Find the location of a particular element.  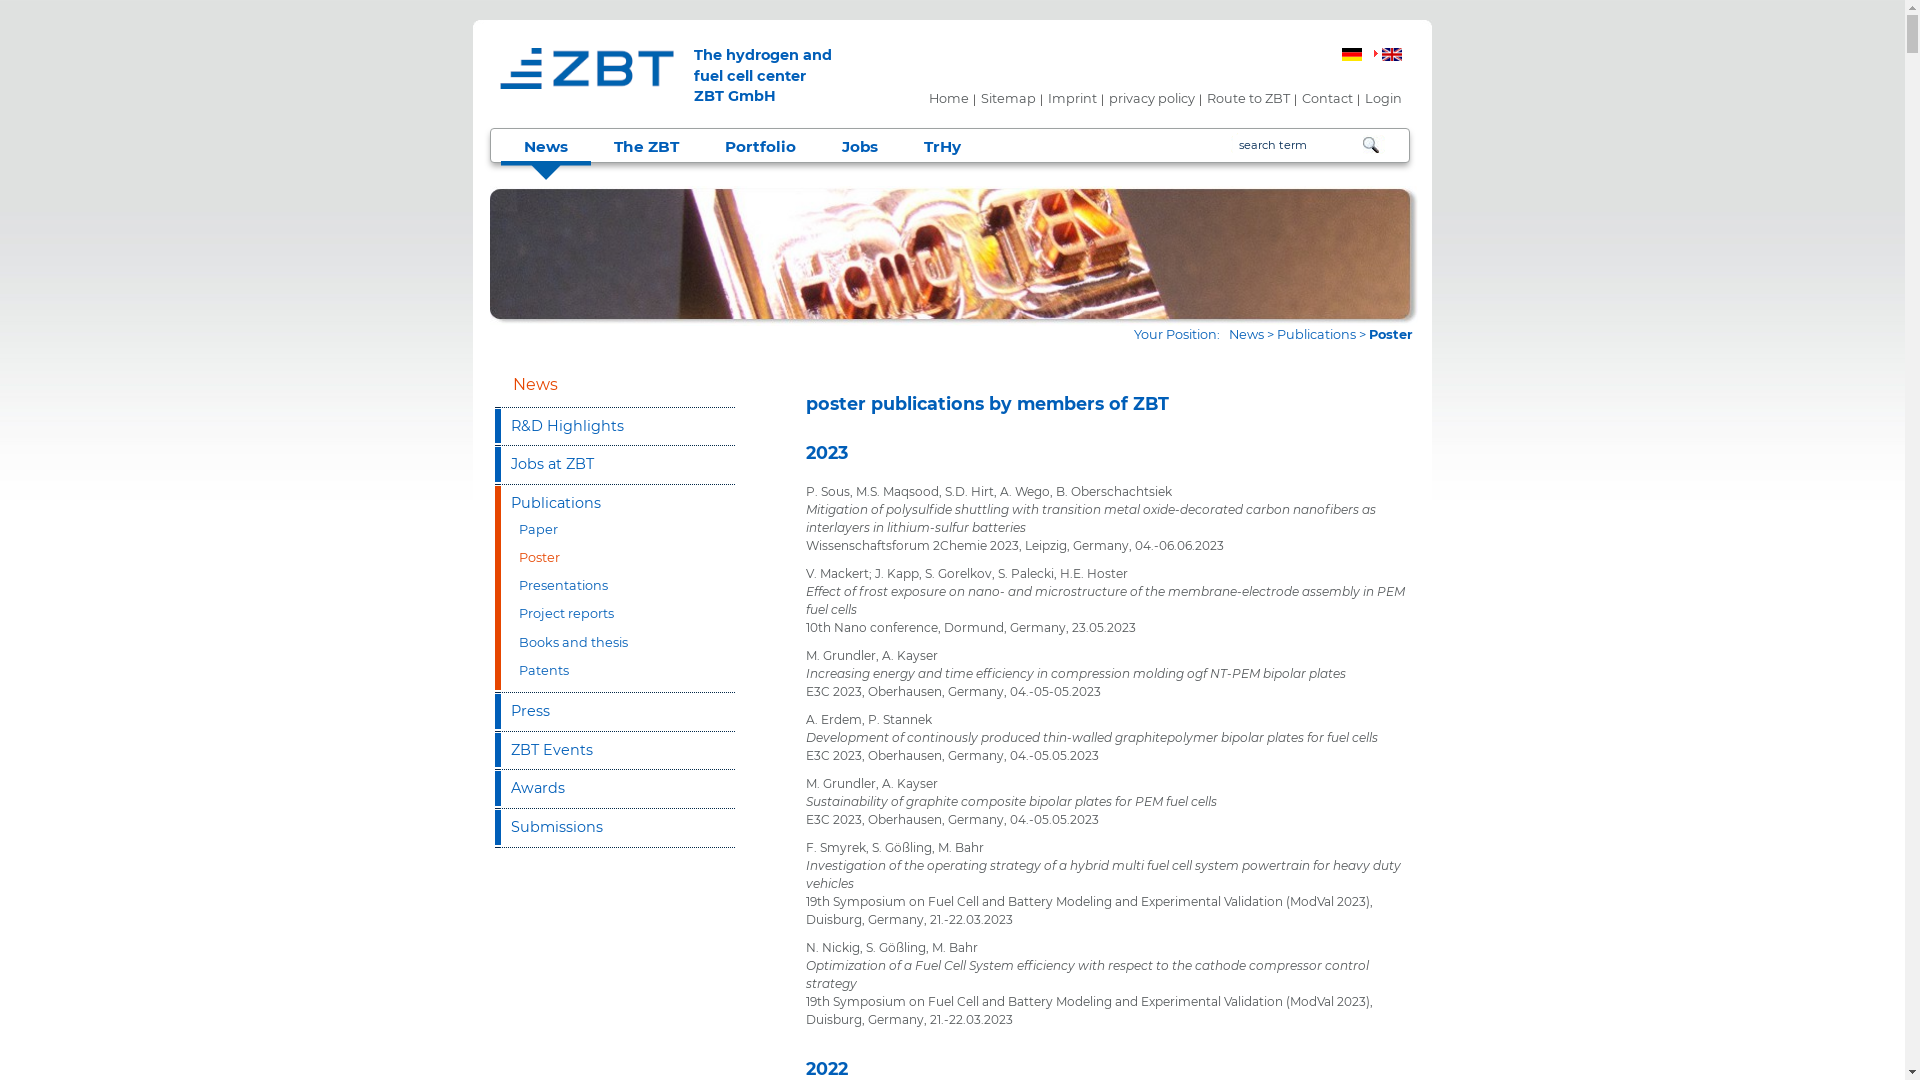

'privacy policy' is located at coordinates (1152, 99).